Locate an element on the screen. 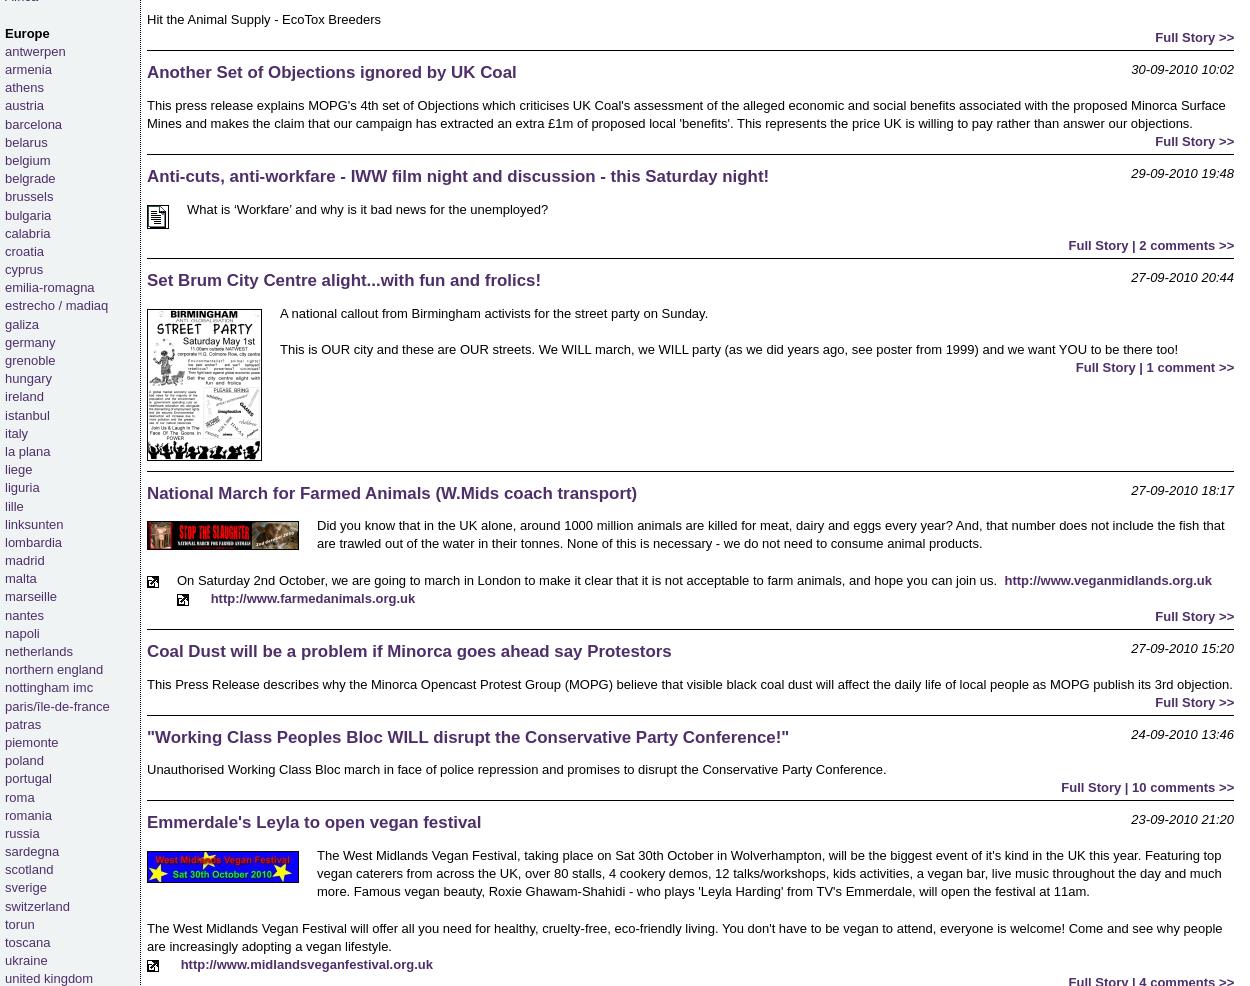  'piemonte' is located at coordinates (31, 741).